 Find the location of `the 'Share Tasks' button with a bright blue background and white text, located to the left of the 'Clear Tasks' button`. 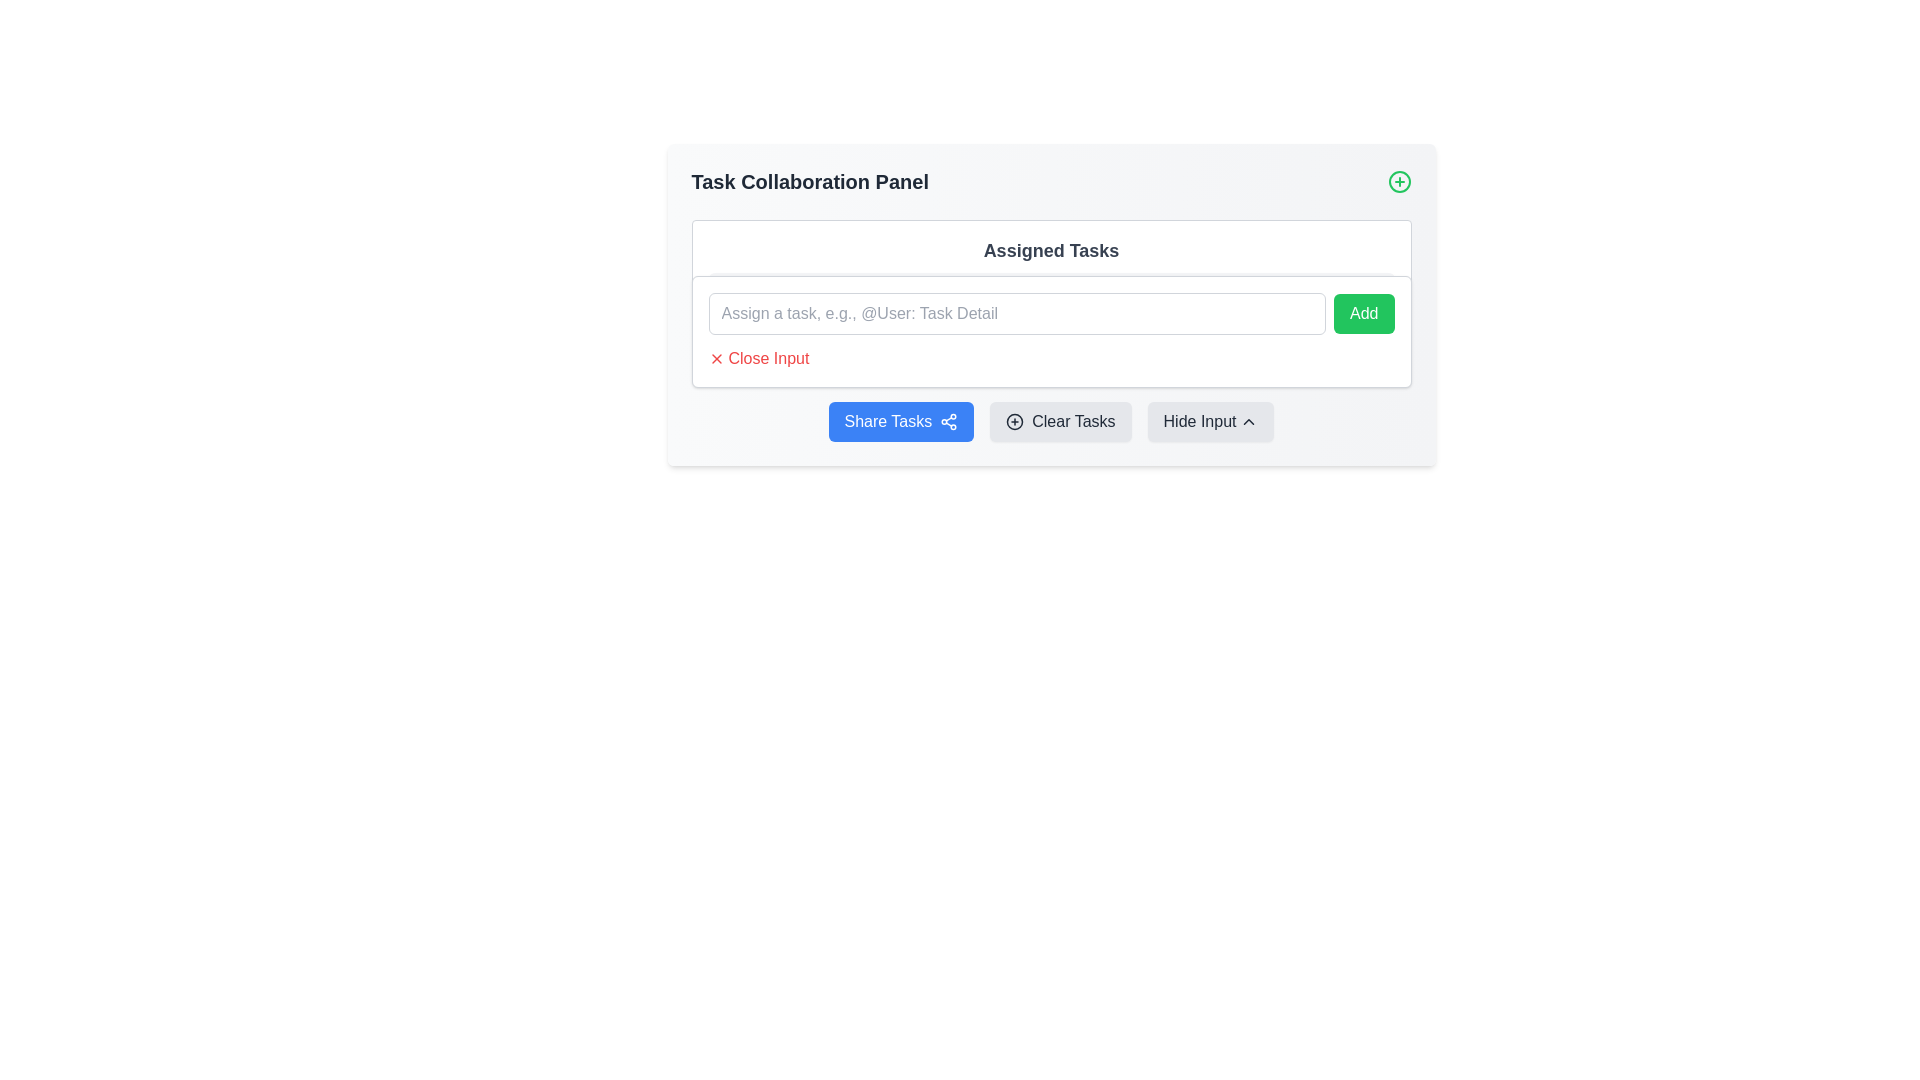

the 'Share Tasks' button with a bright blue background and white text, located to the left of the 'Clear Tasks' button is located at coordinates (900, 420).